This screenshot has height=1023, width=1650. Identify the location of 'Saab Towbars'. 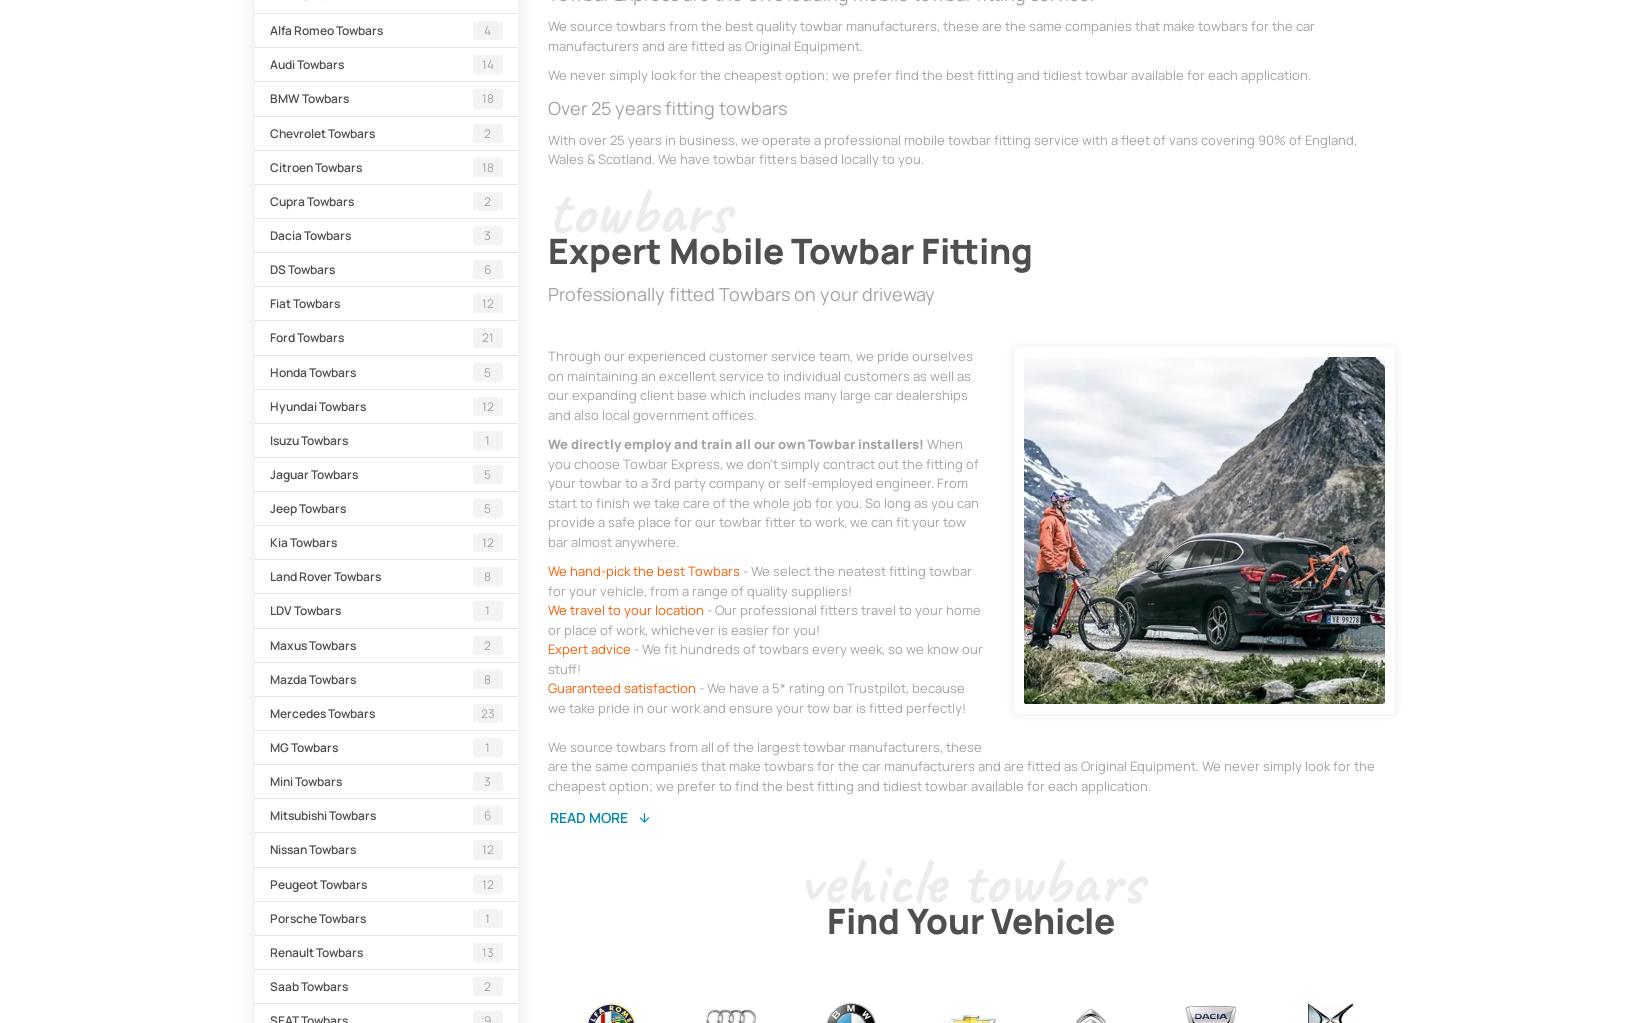
(309, 985).